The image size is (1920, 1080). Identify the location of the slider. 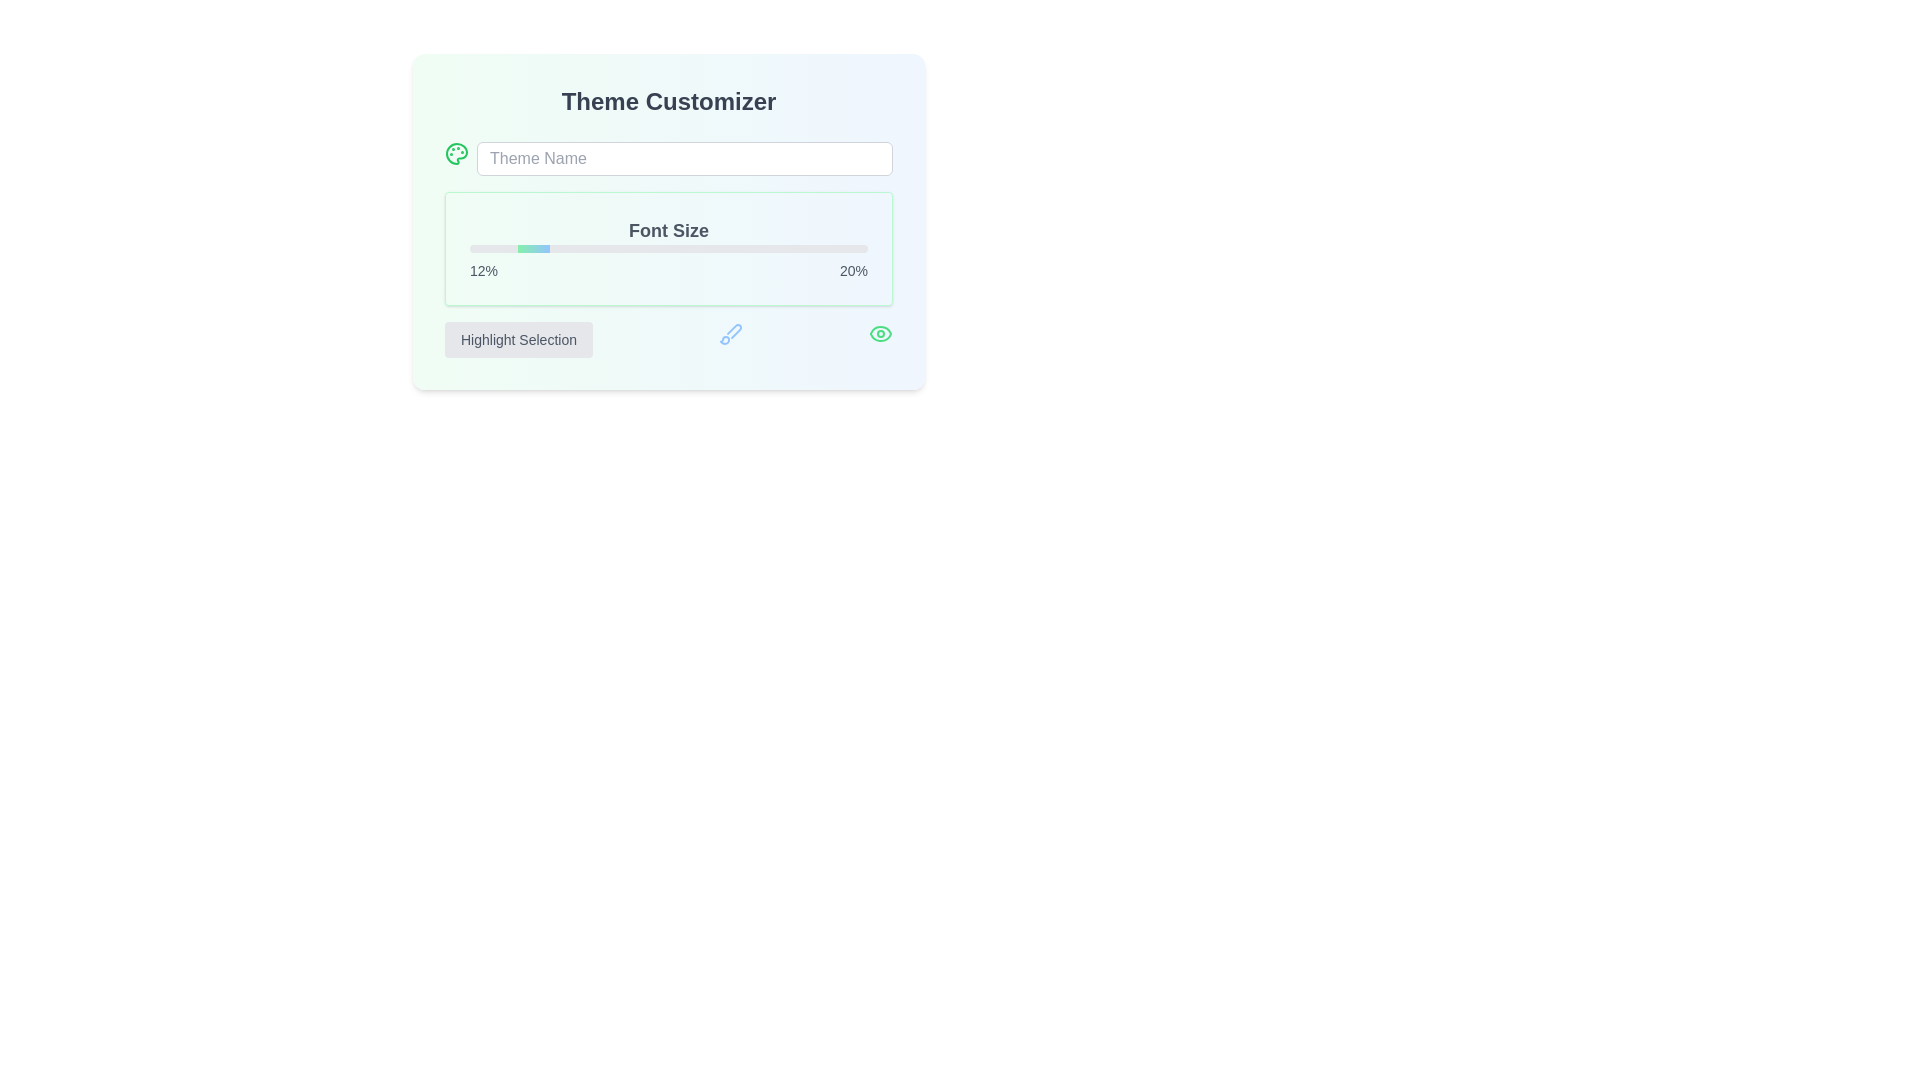
(755, 248).